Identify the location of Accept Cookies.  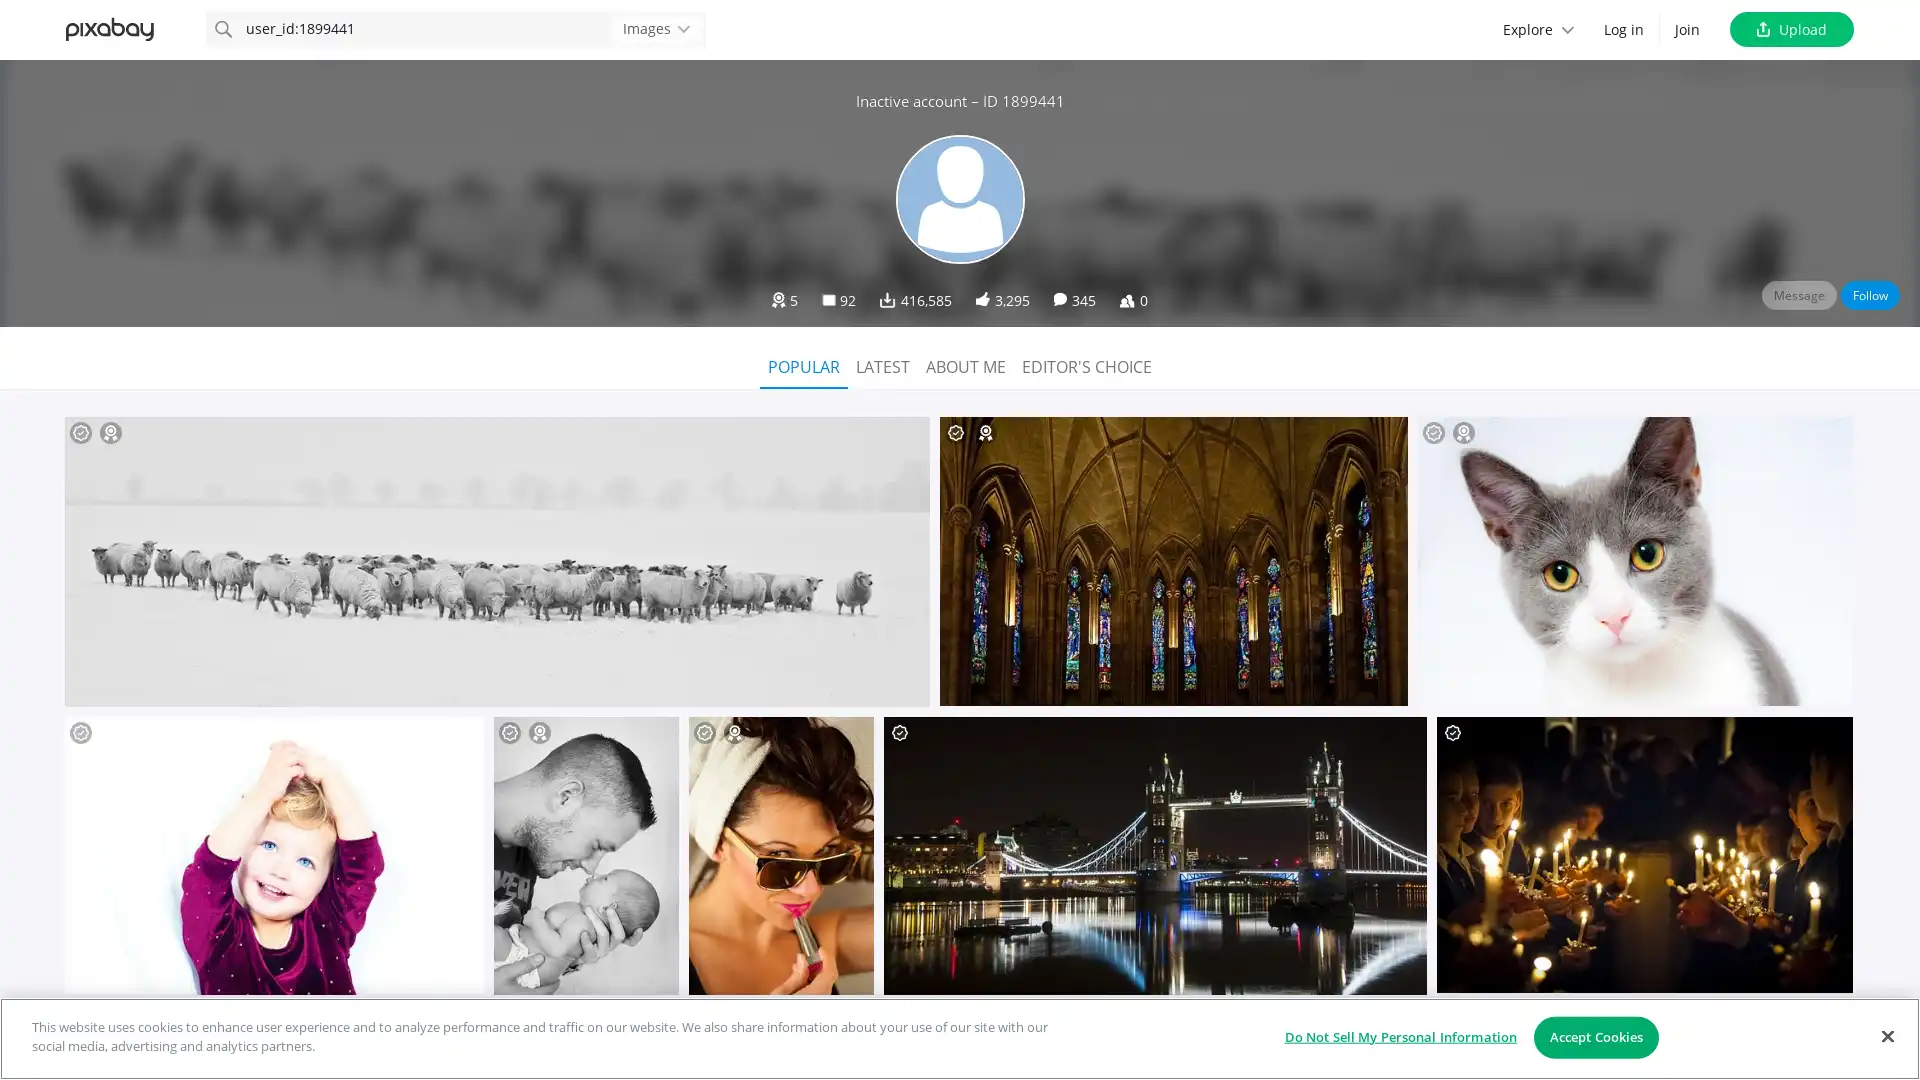
(1595, 1036).